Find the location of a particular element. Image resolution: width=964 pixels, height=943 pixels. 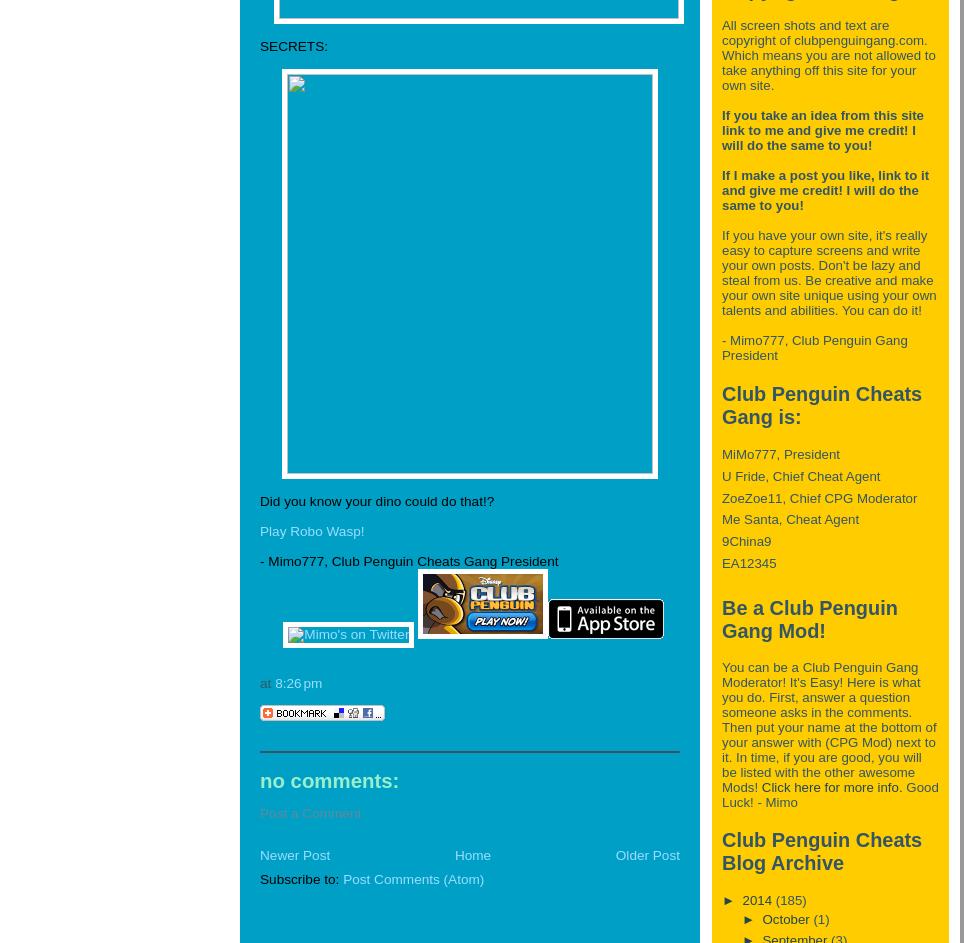

'(185)' is located at coordinates (774, 898).